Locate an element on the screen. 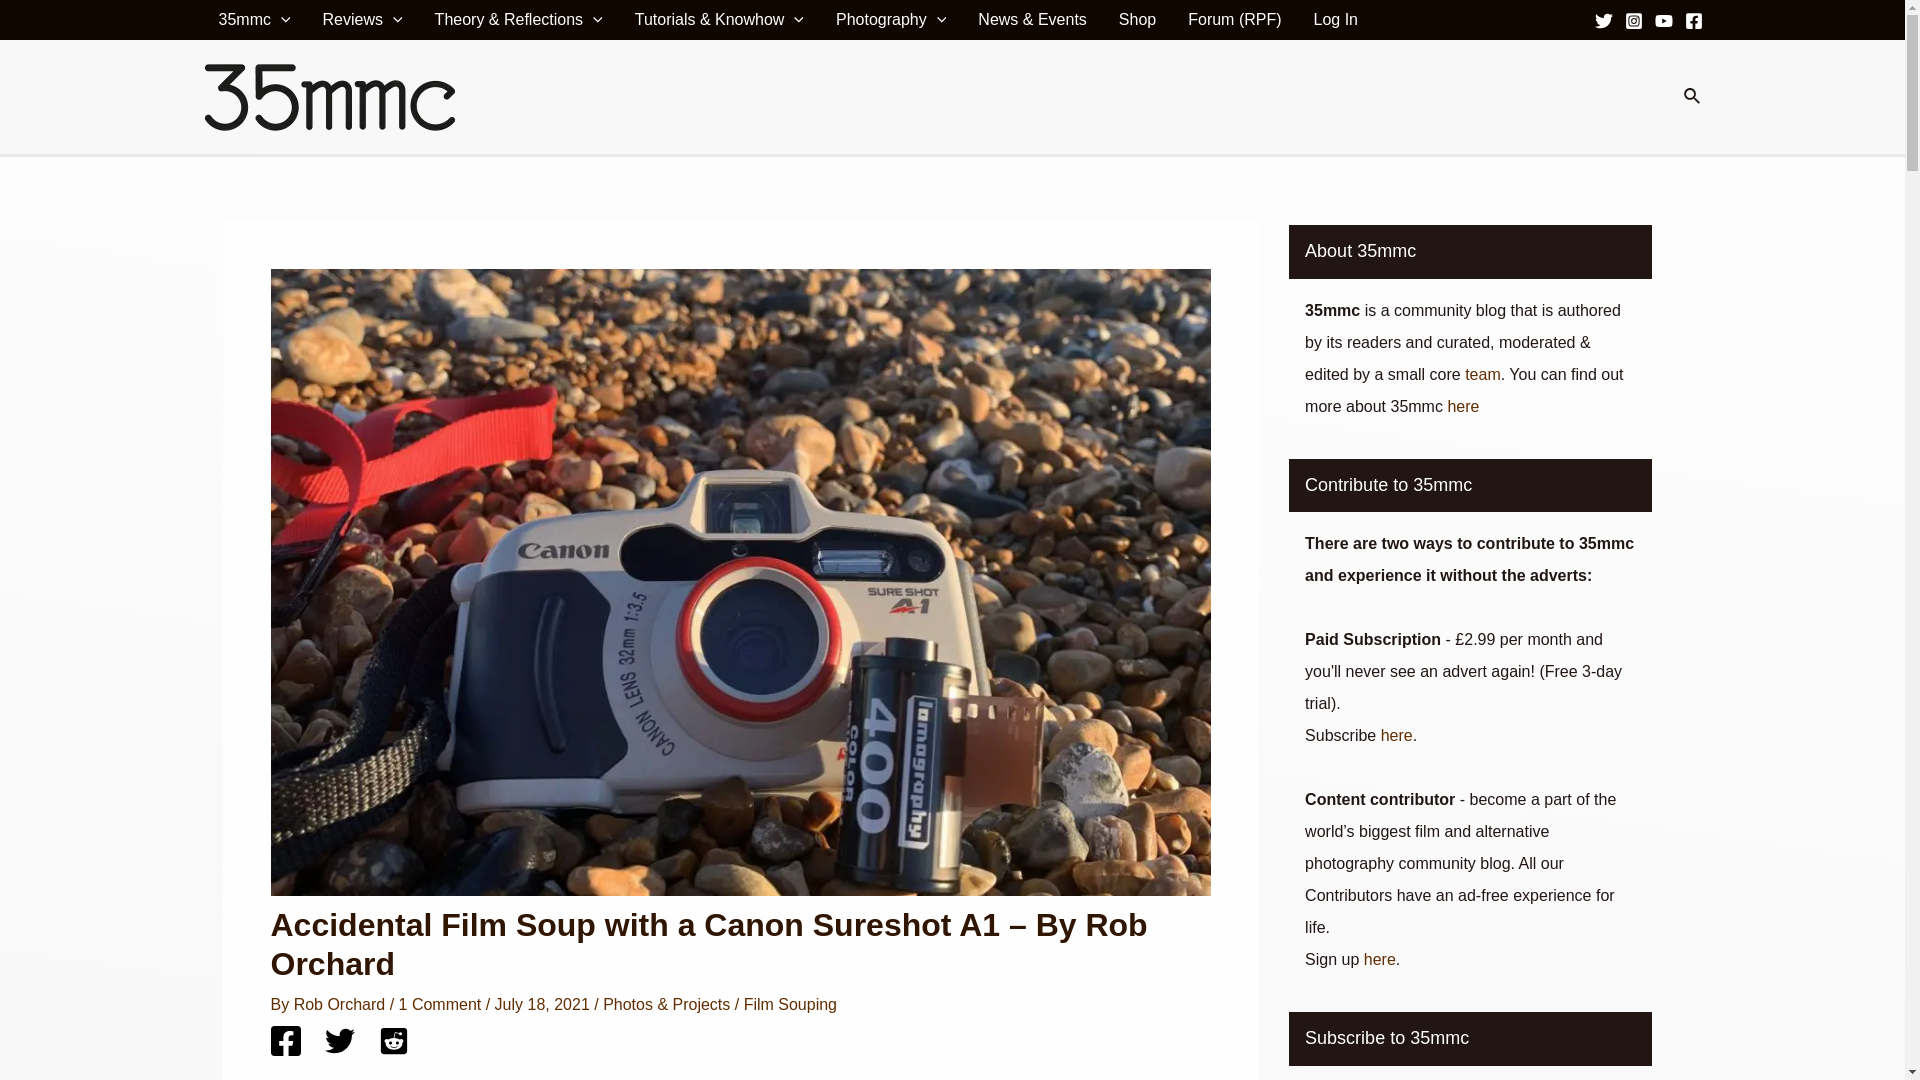 The width and height of the screenshot is (1920, 1080). 'team' is located at coordinates (1464, 374).